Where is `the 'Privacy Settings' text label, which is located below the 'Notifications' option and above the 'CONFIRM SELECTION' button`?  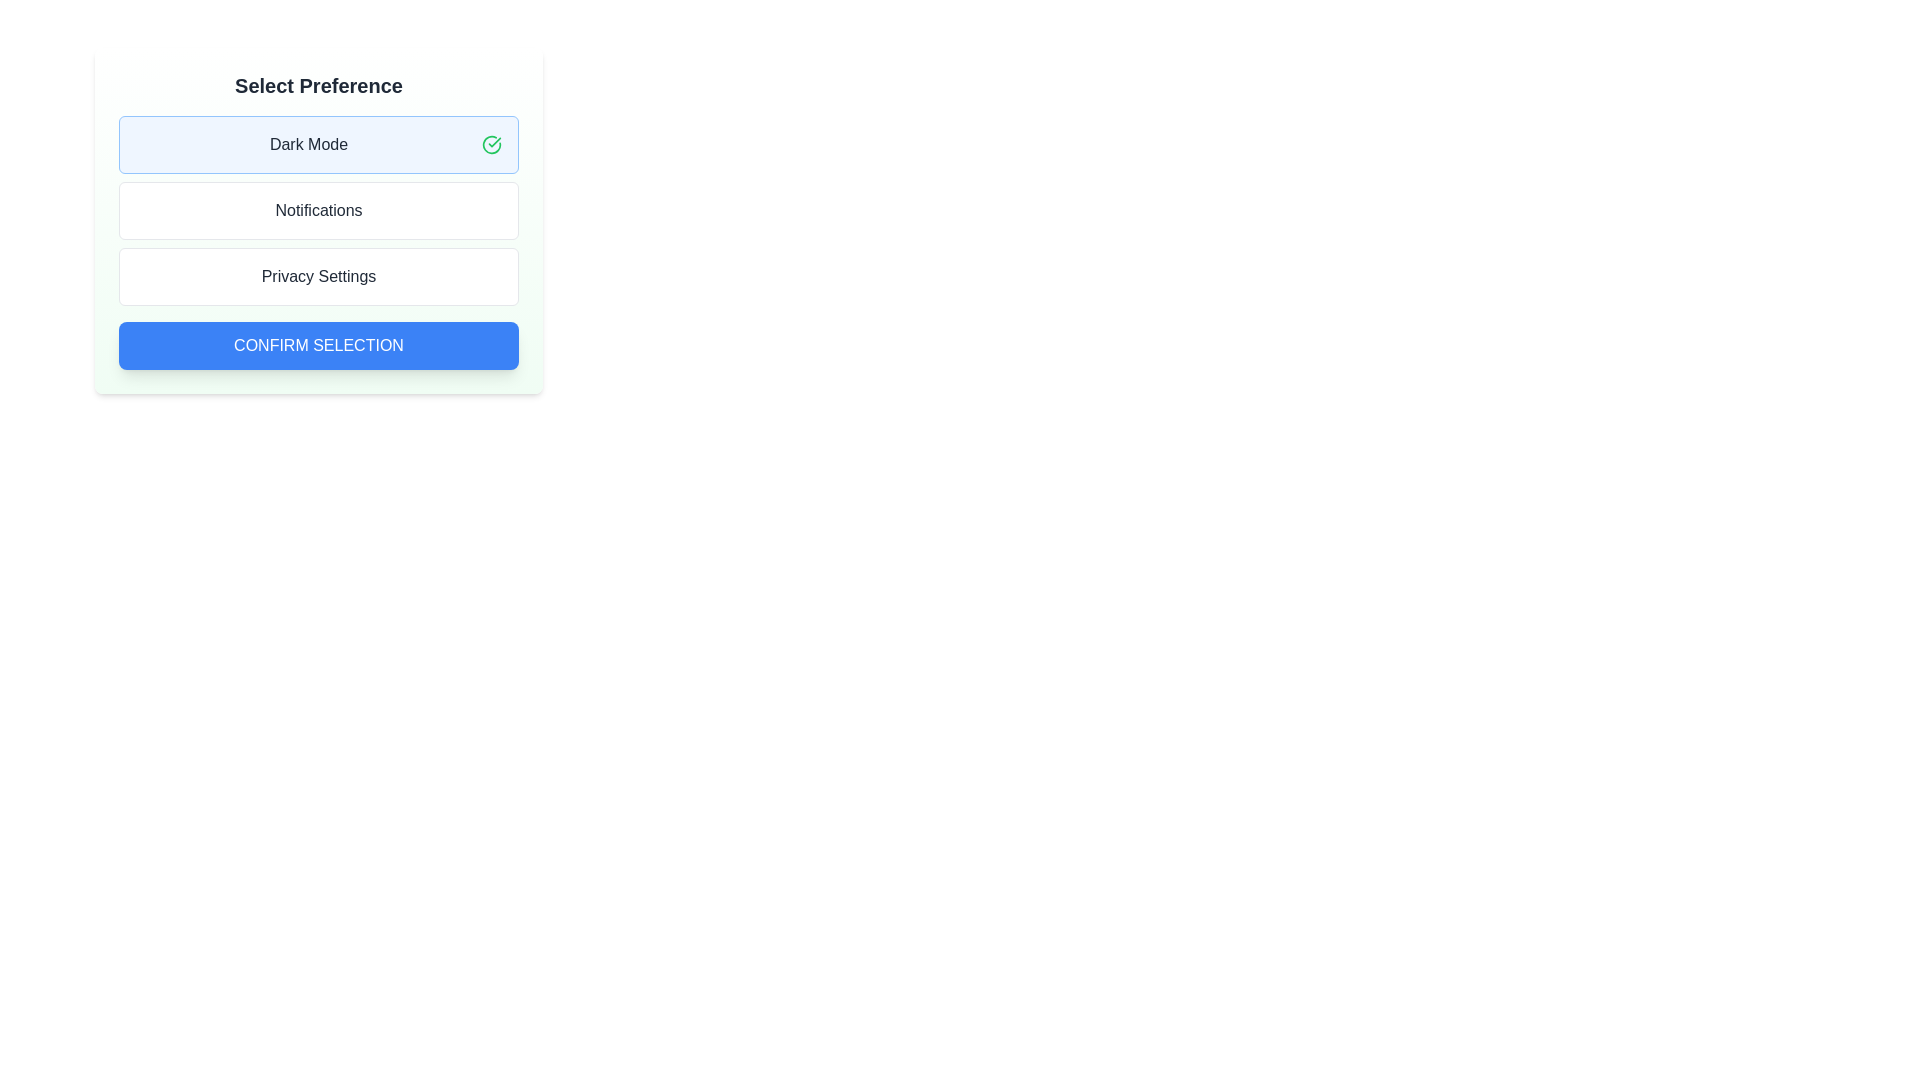 the 'Privacy Settings' text label, which is located below the 'Notifications' option and above the 'CONFIRM SELECTION' button is located at coordinates (317, 277).